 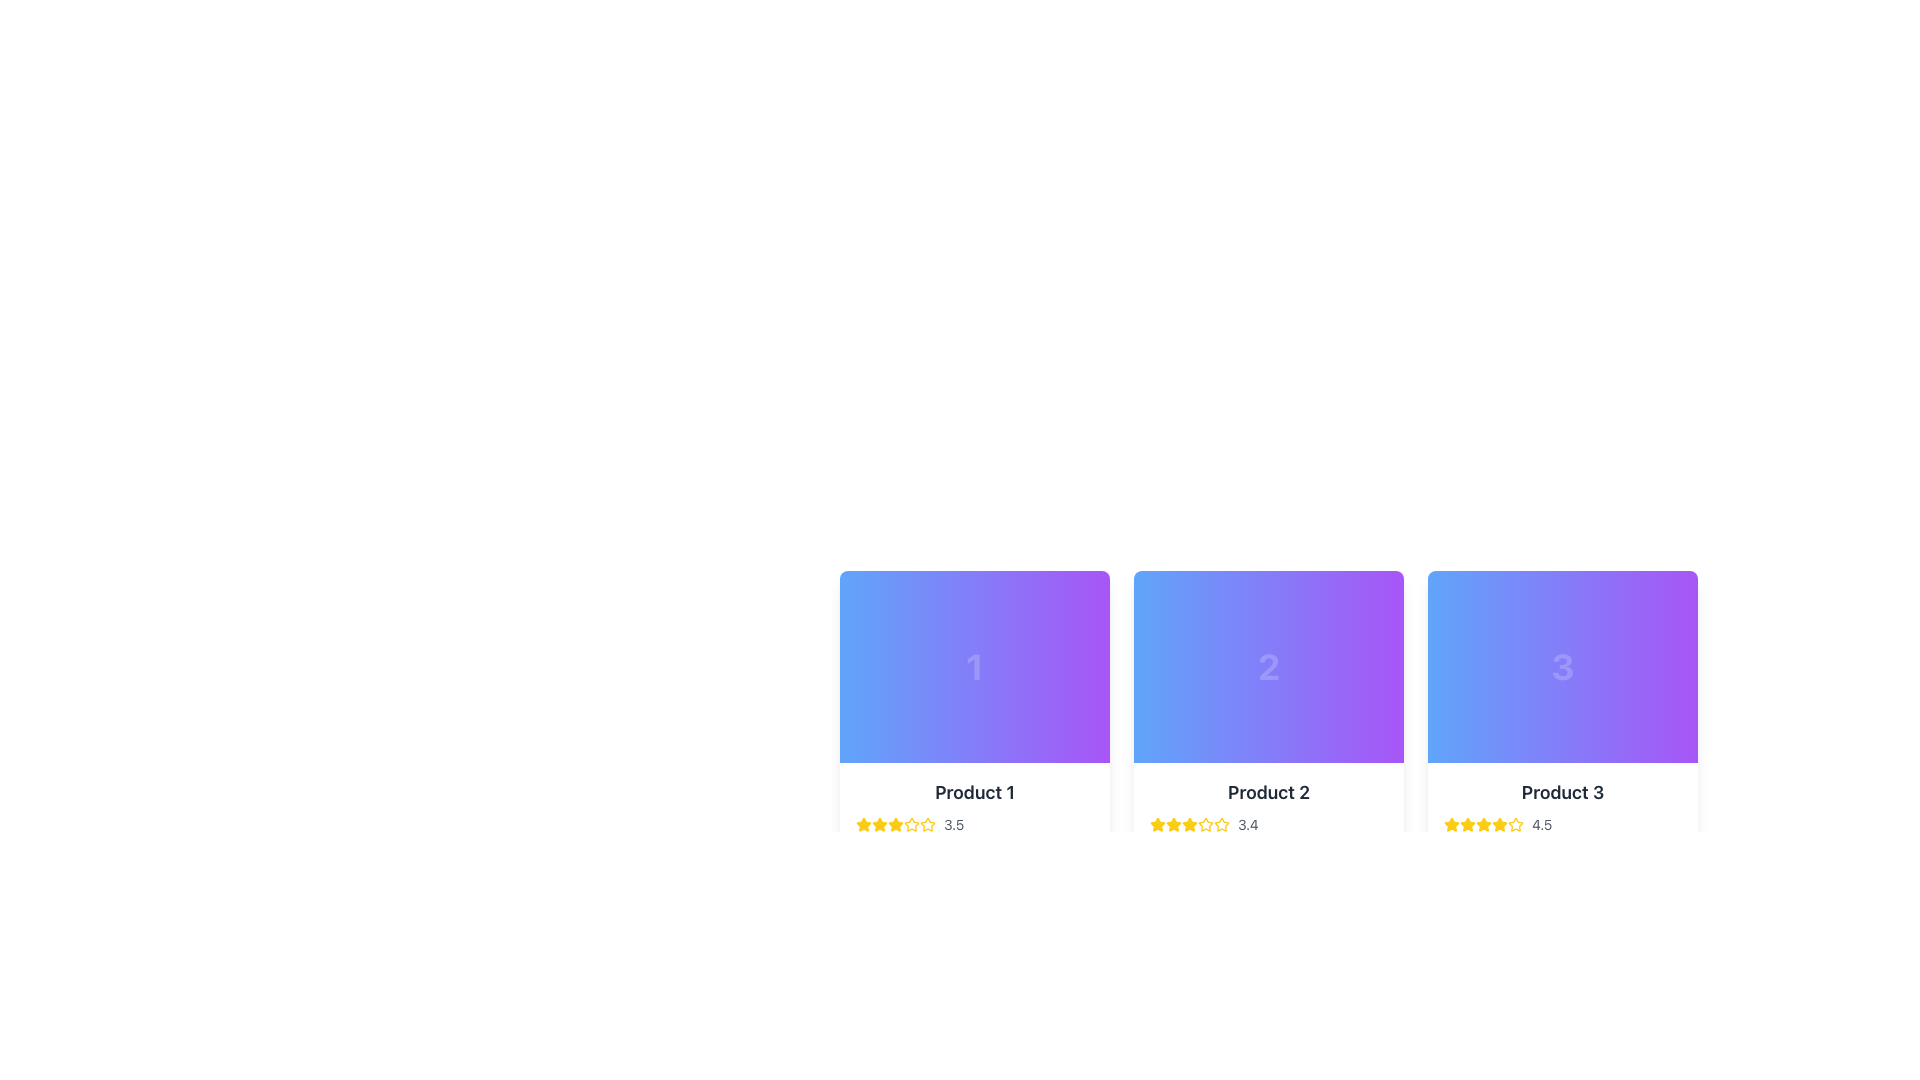 What do you see at coordinates (1174, 824) in the screenshot?
I see `the star-shaped icon that is golden-yellow in color, representing a rating star, located in the second rating group underneath the 'Product 2' card, specifically the second star from the left` at bounding box center [1174, 824].